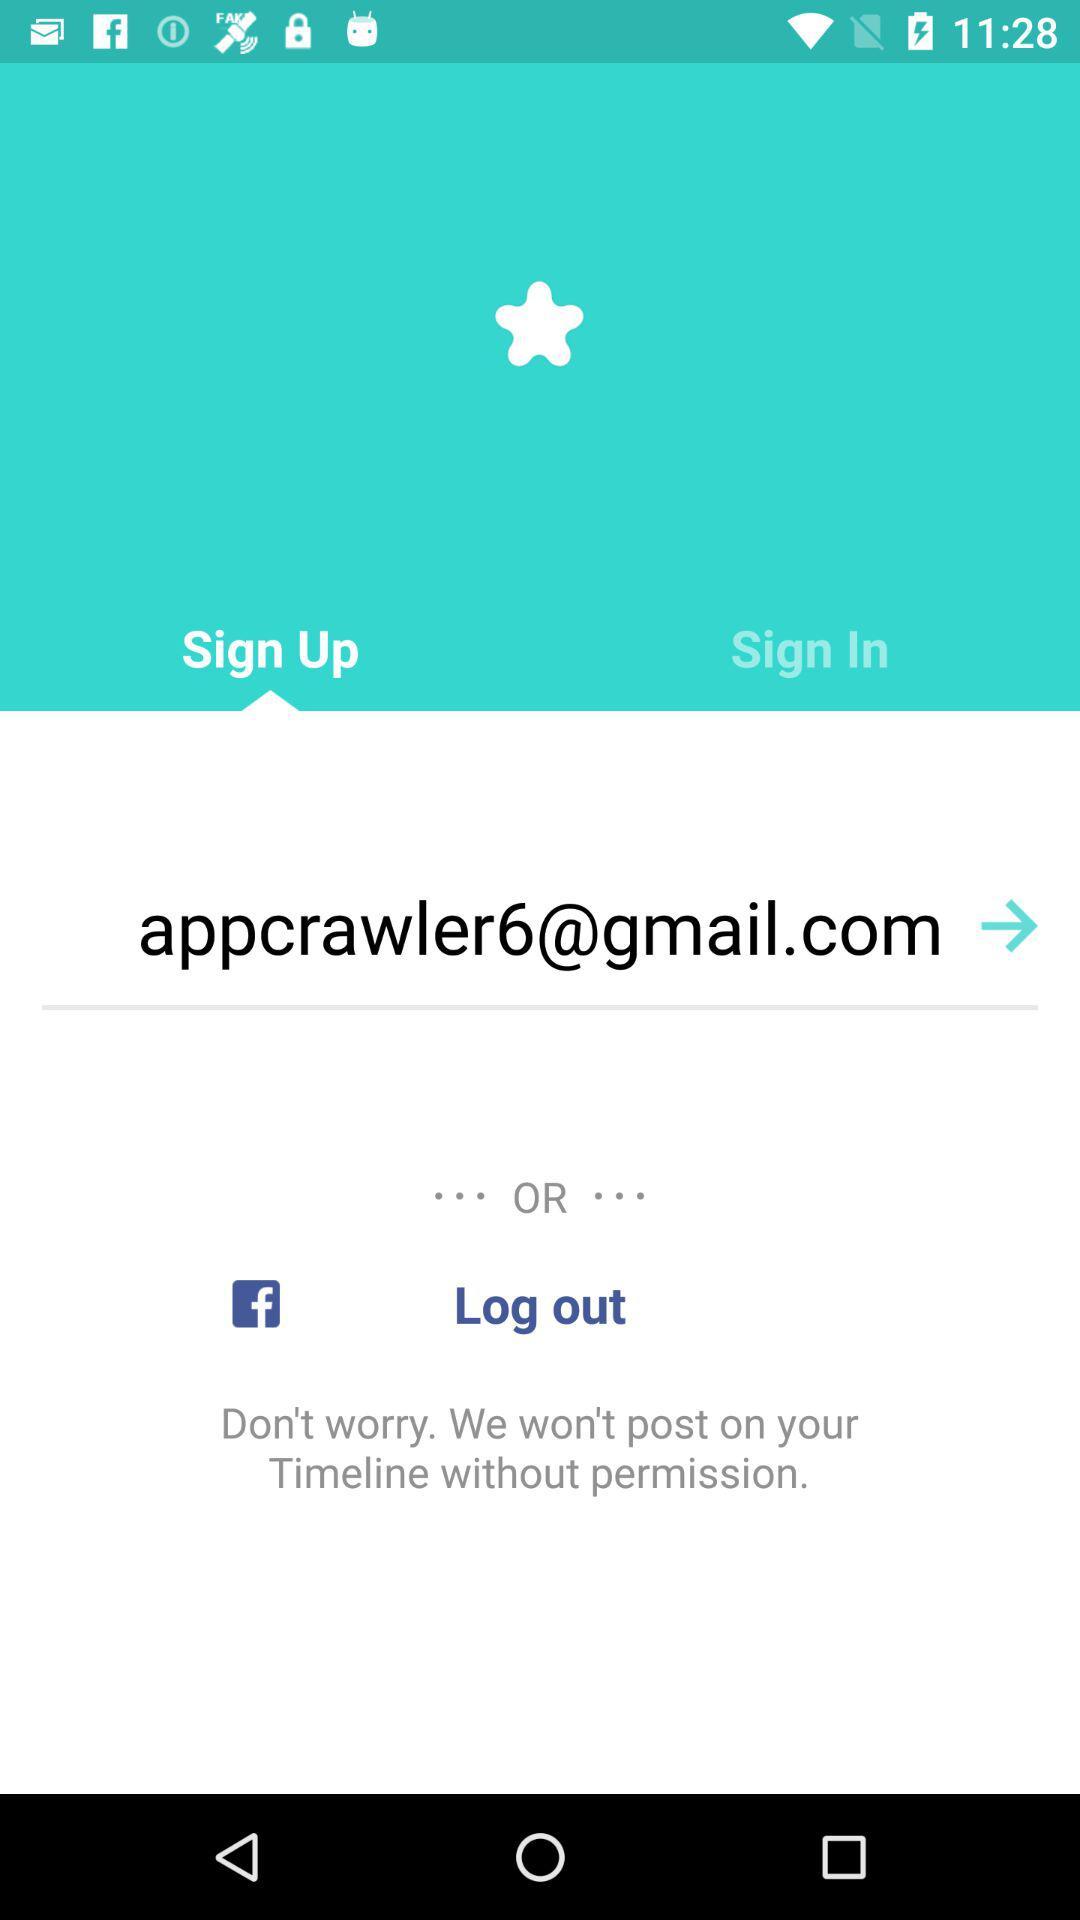 This screenshot has height=1920, width=1080. I want to click on log out item, so click(540, 1303).